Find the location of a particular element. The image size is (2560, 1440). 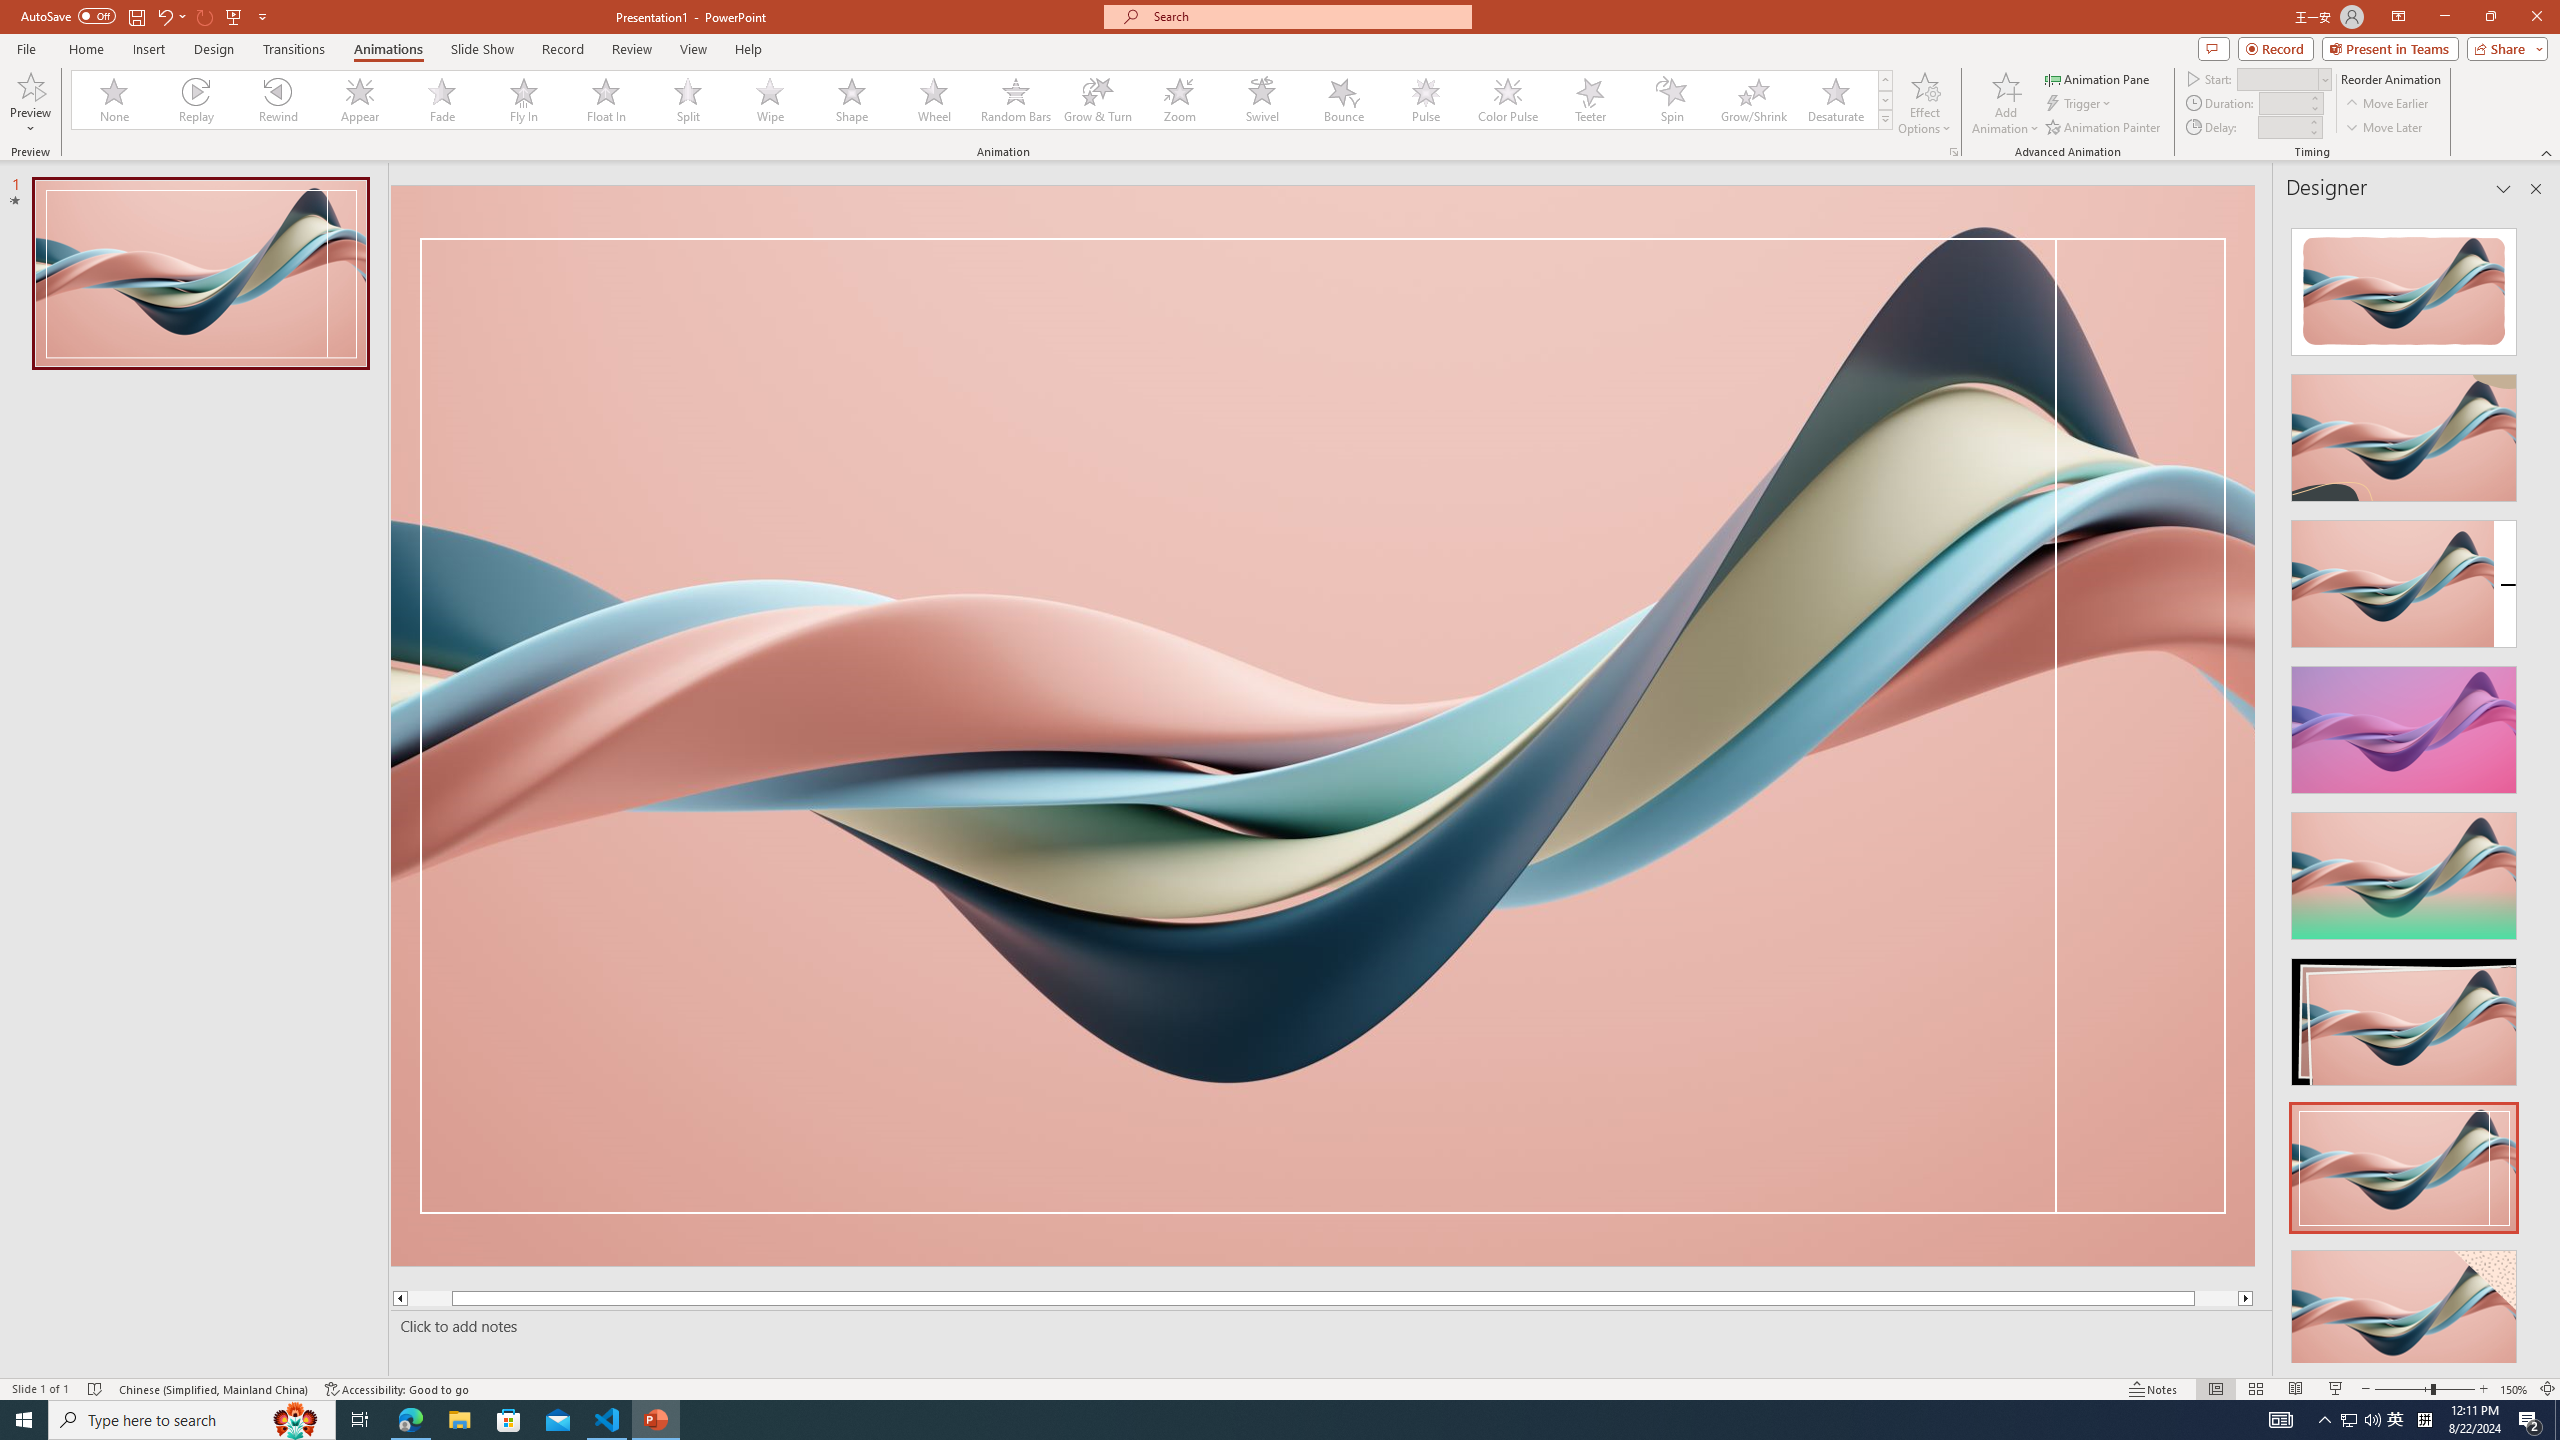

'Bounce' is located at coordinates (1344, 99).